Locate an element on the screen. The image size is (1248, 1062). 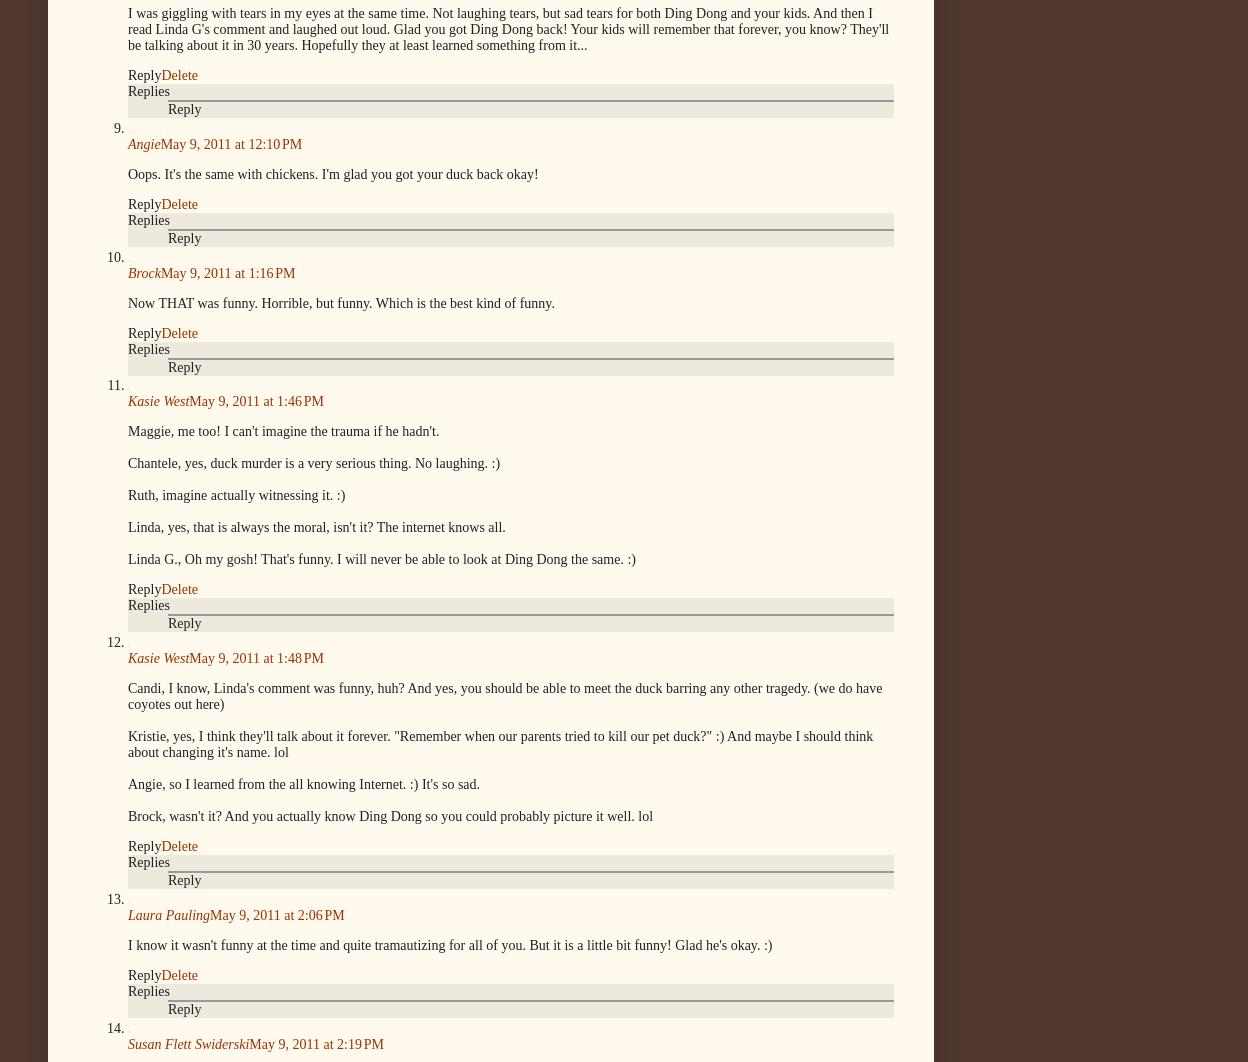
'Ruth, imagine actually witnessing it. :)' is located at coordinates (236, 494).